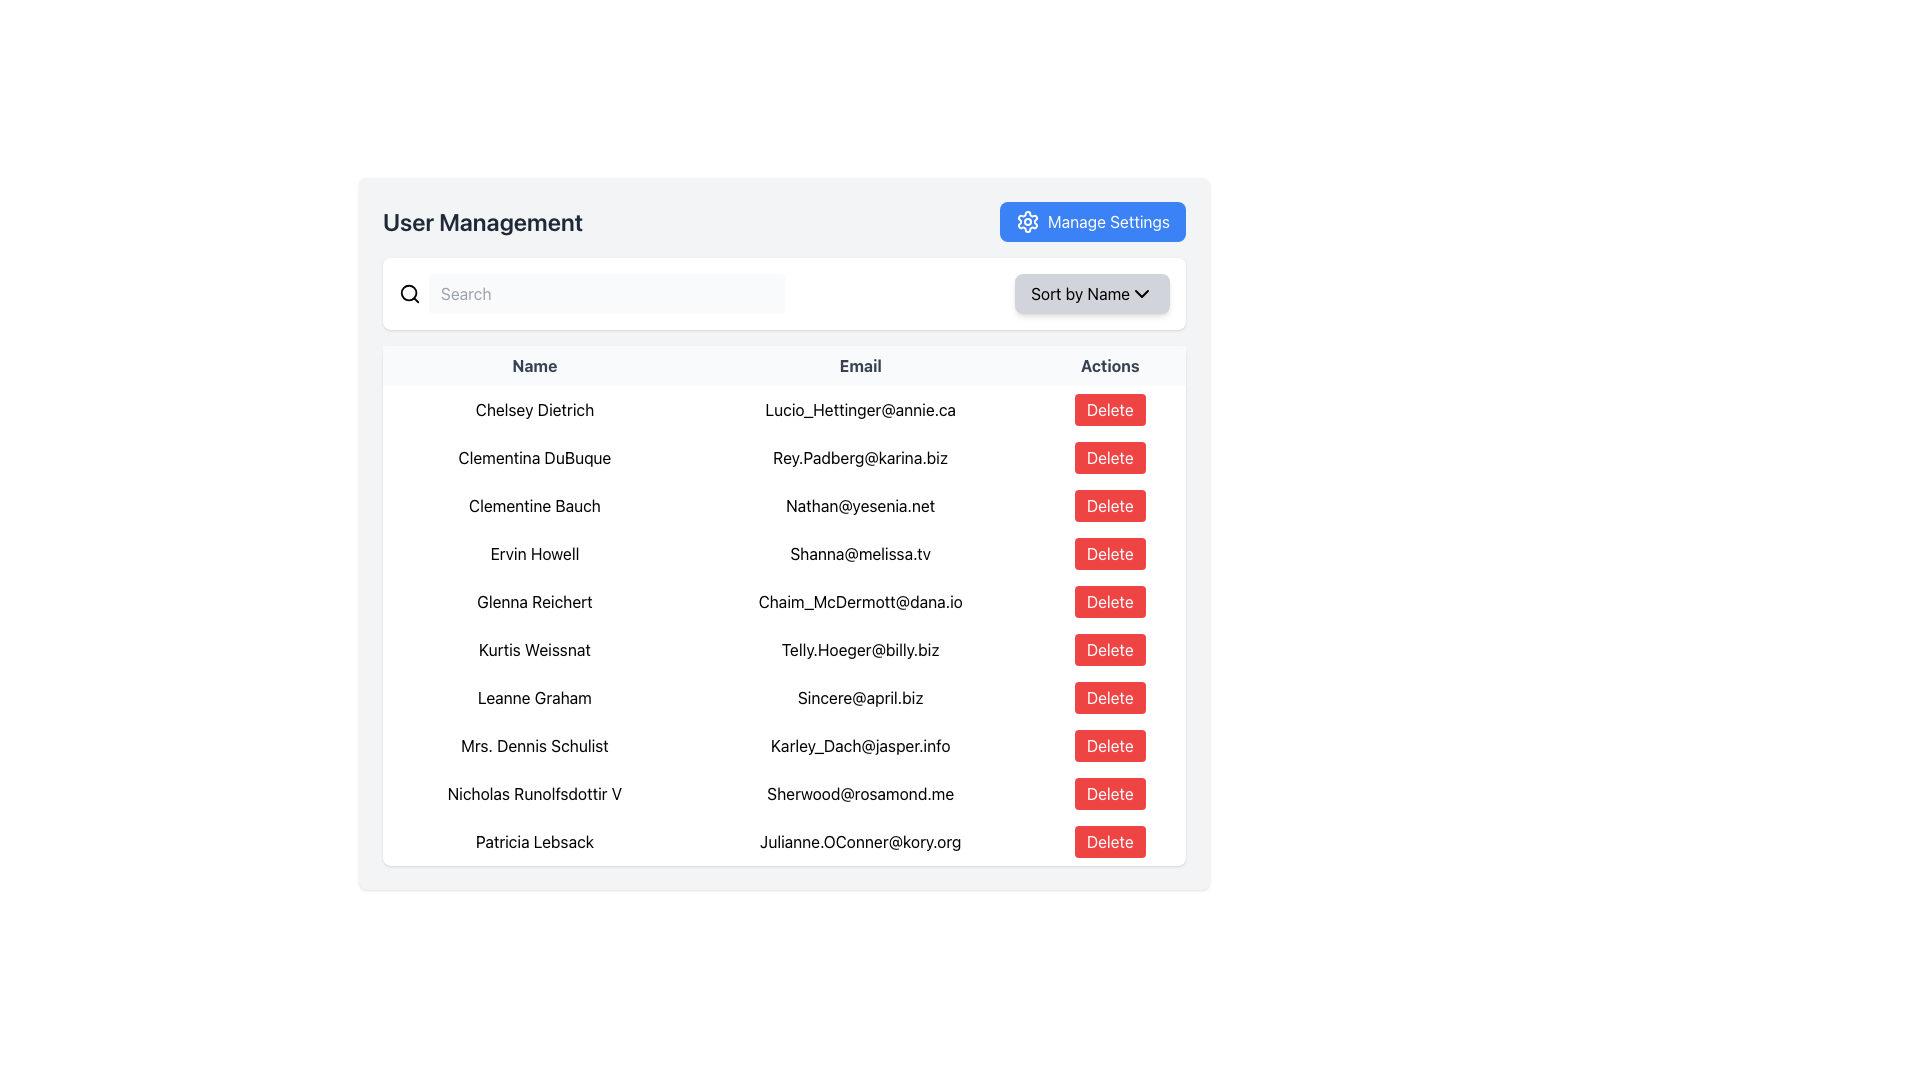 The height and width of the screenshot is (1080, 1920). Describe the element at coordinates (1109, 745) in the screenshot. I see `the 'Delete' button with a red background, labeled in white text, located in the 'Actions' column next to 'Mrs. Dennis Schulist' and 'Karley_Dach@jasper.info', specifically the 8th button in the list, to observe the hover effect` at that location.